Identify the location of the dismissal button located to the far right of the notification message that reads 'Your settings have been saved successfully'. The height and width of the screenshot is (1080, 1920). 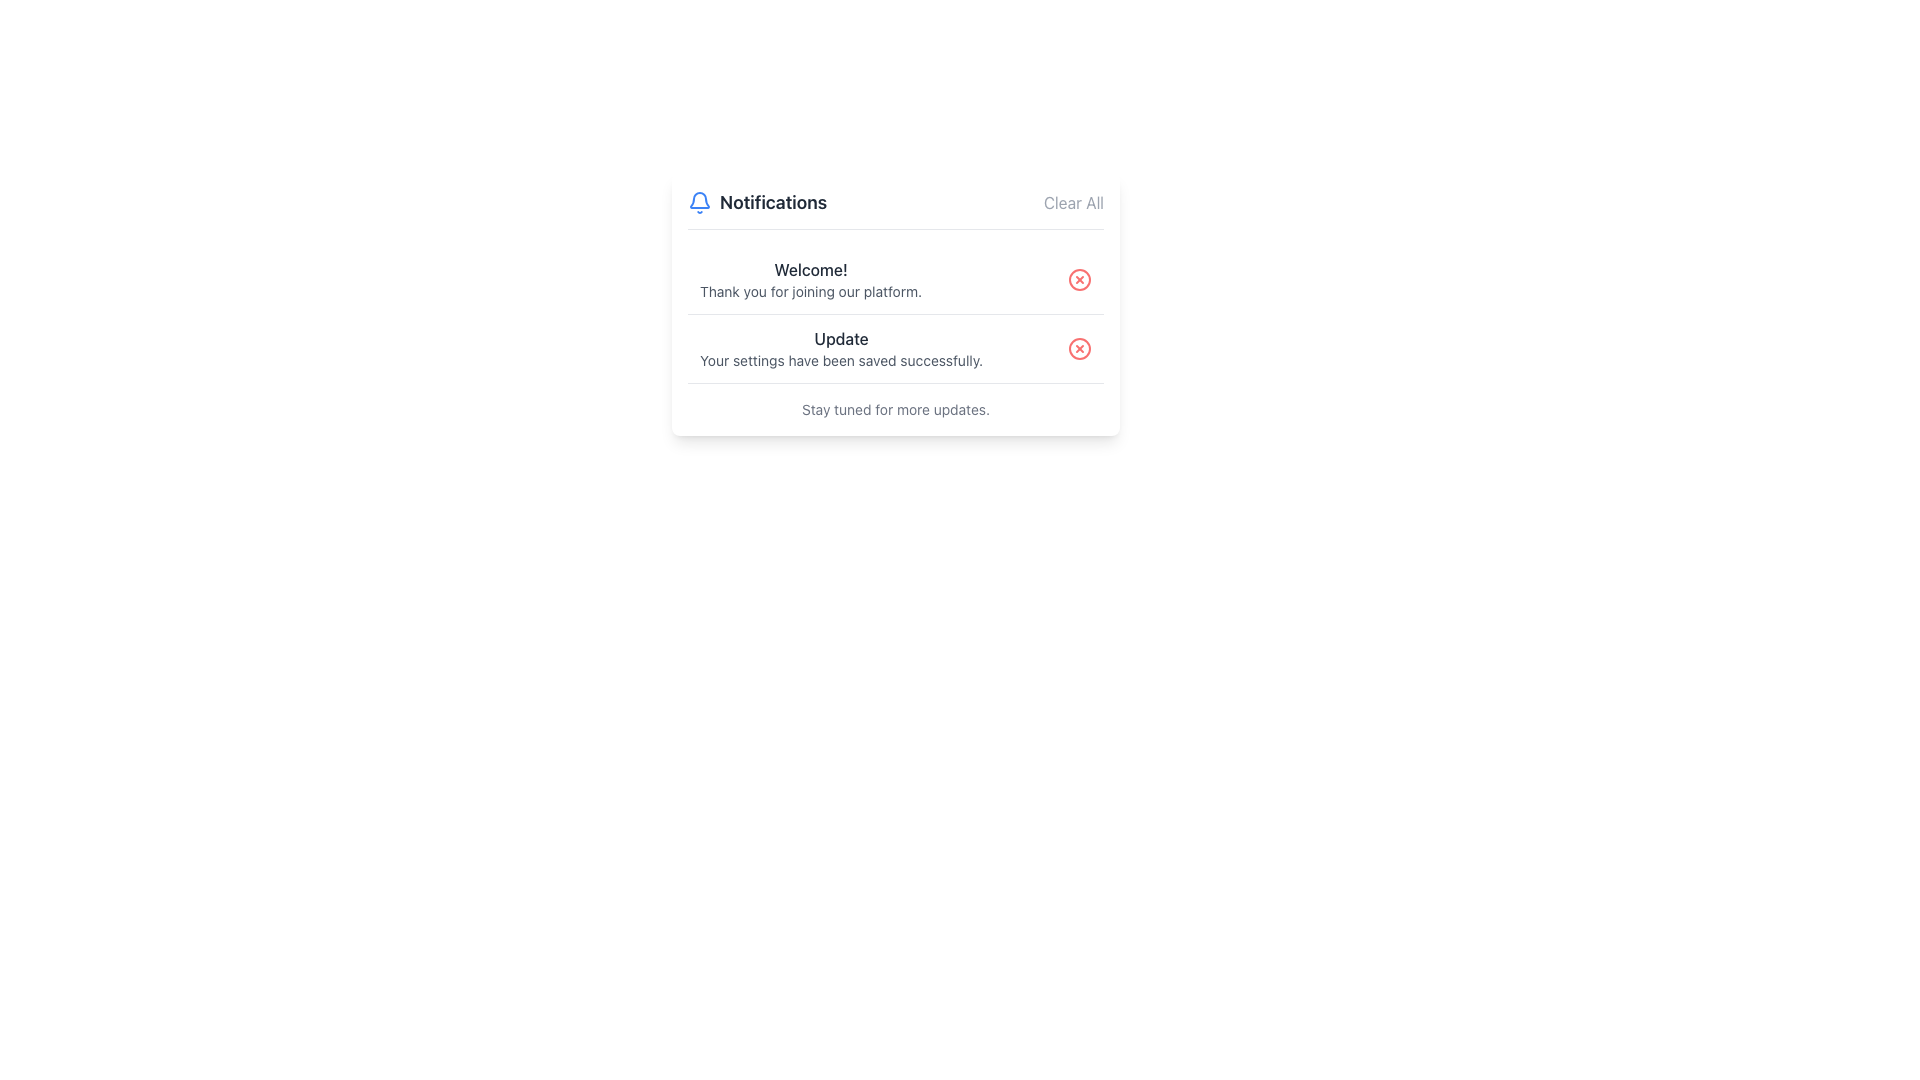
(1079, 347).